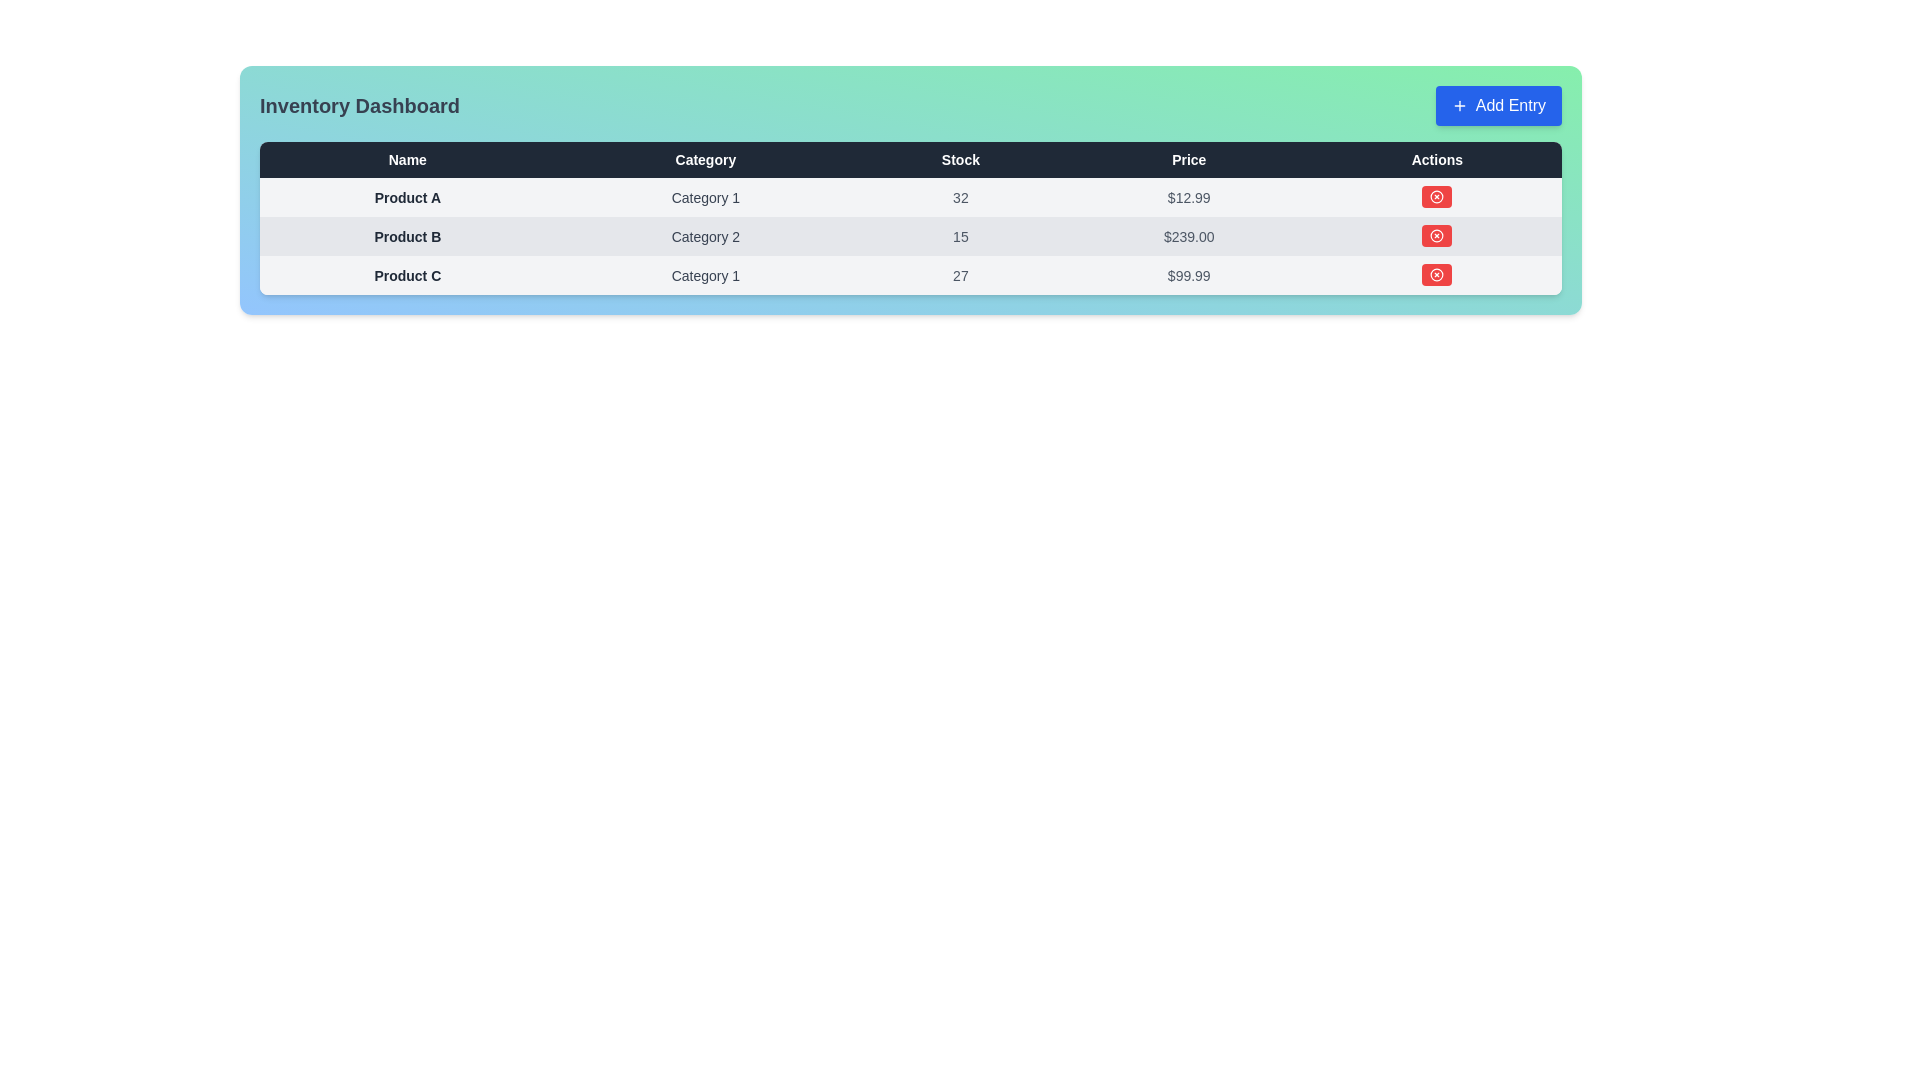 The width and height of the screenshot is (1920, 1080). What do you see at coordinates (705, 275) in the screenshot?
I see `the static text label reading 'Category 1' located in the 'Category' column under 'Product C' in the third row of the table` at bounding box center [705, 275].